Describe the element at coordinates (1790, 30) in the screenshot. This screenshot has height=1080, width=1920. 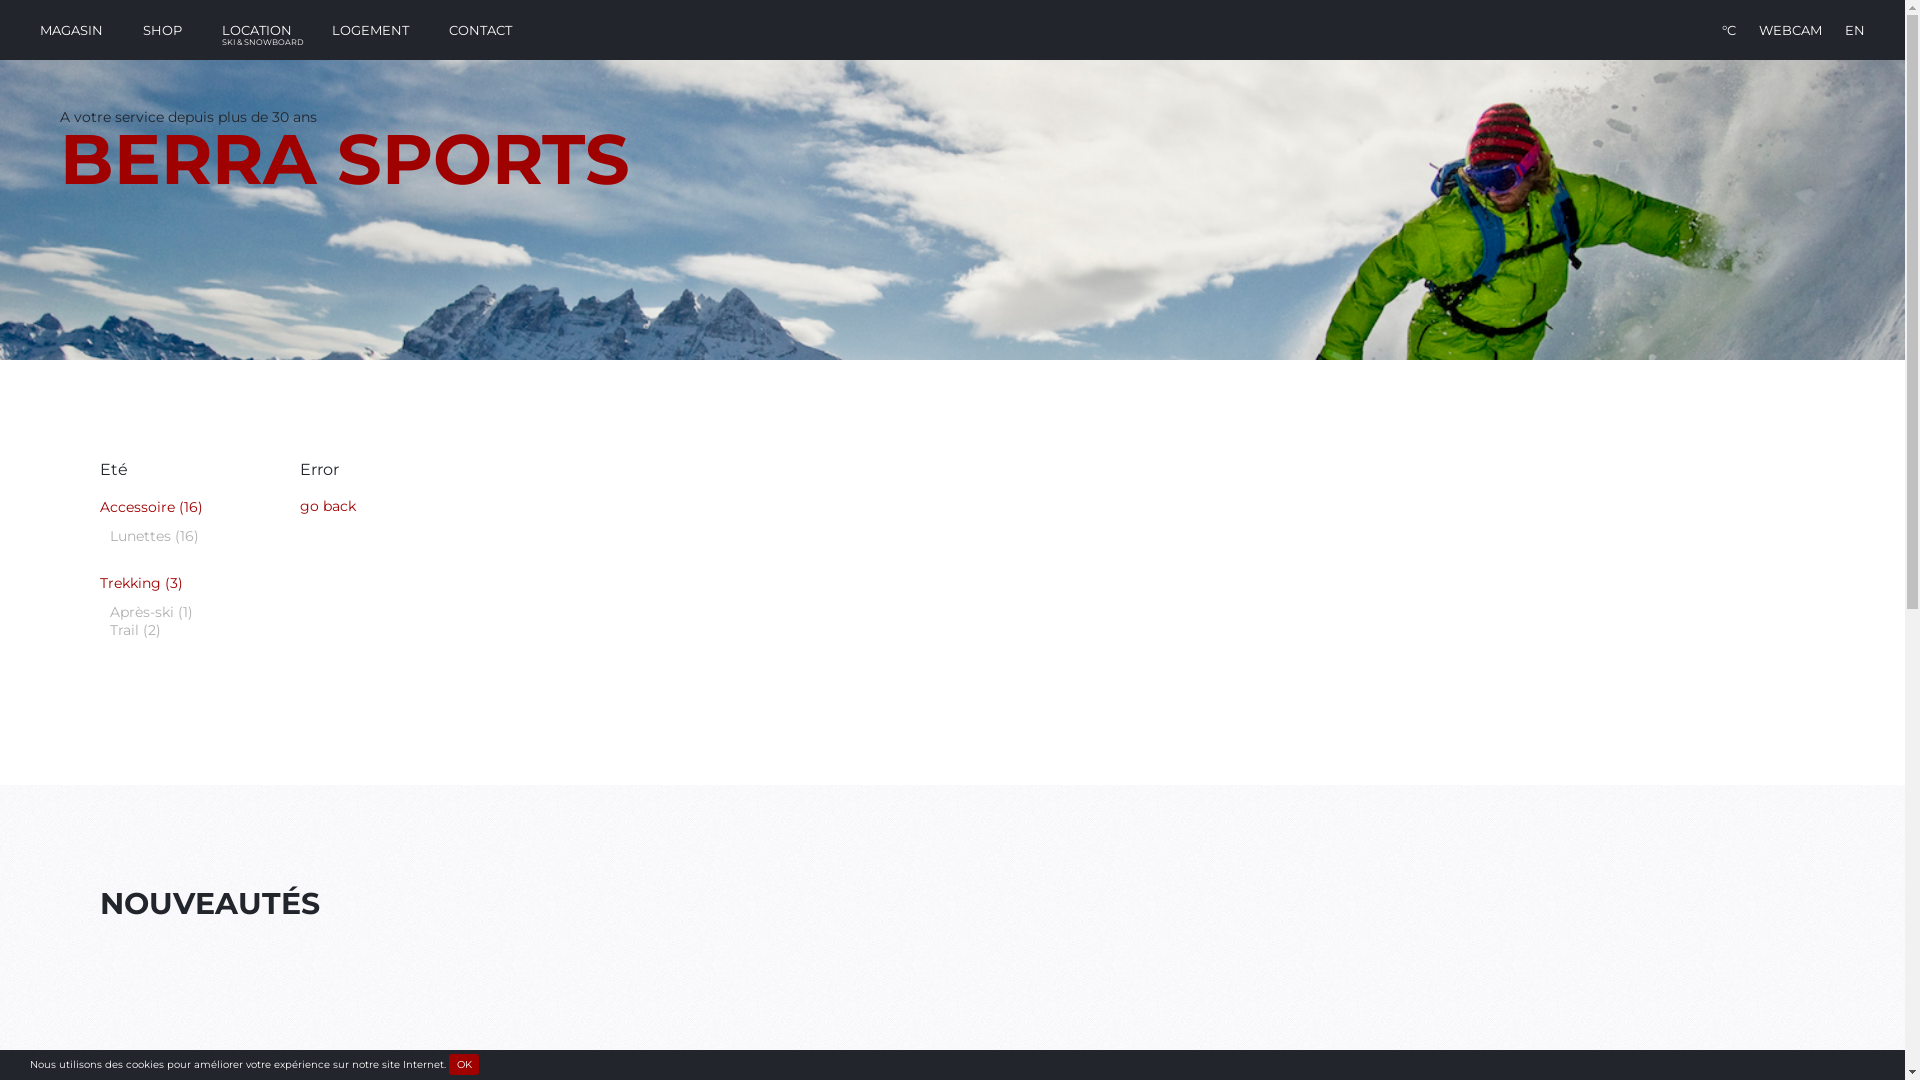
I see `'WEBCAM'` at that location.